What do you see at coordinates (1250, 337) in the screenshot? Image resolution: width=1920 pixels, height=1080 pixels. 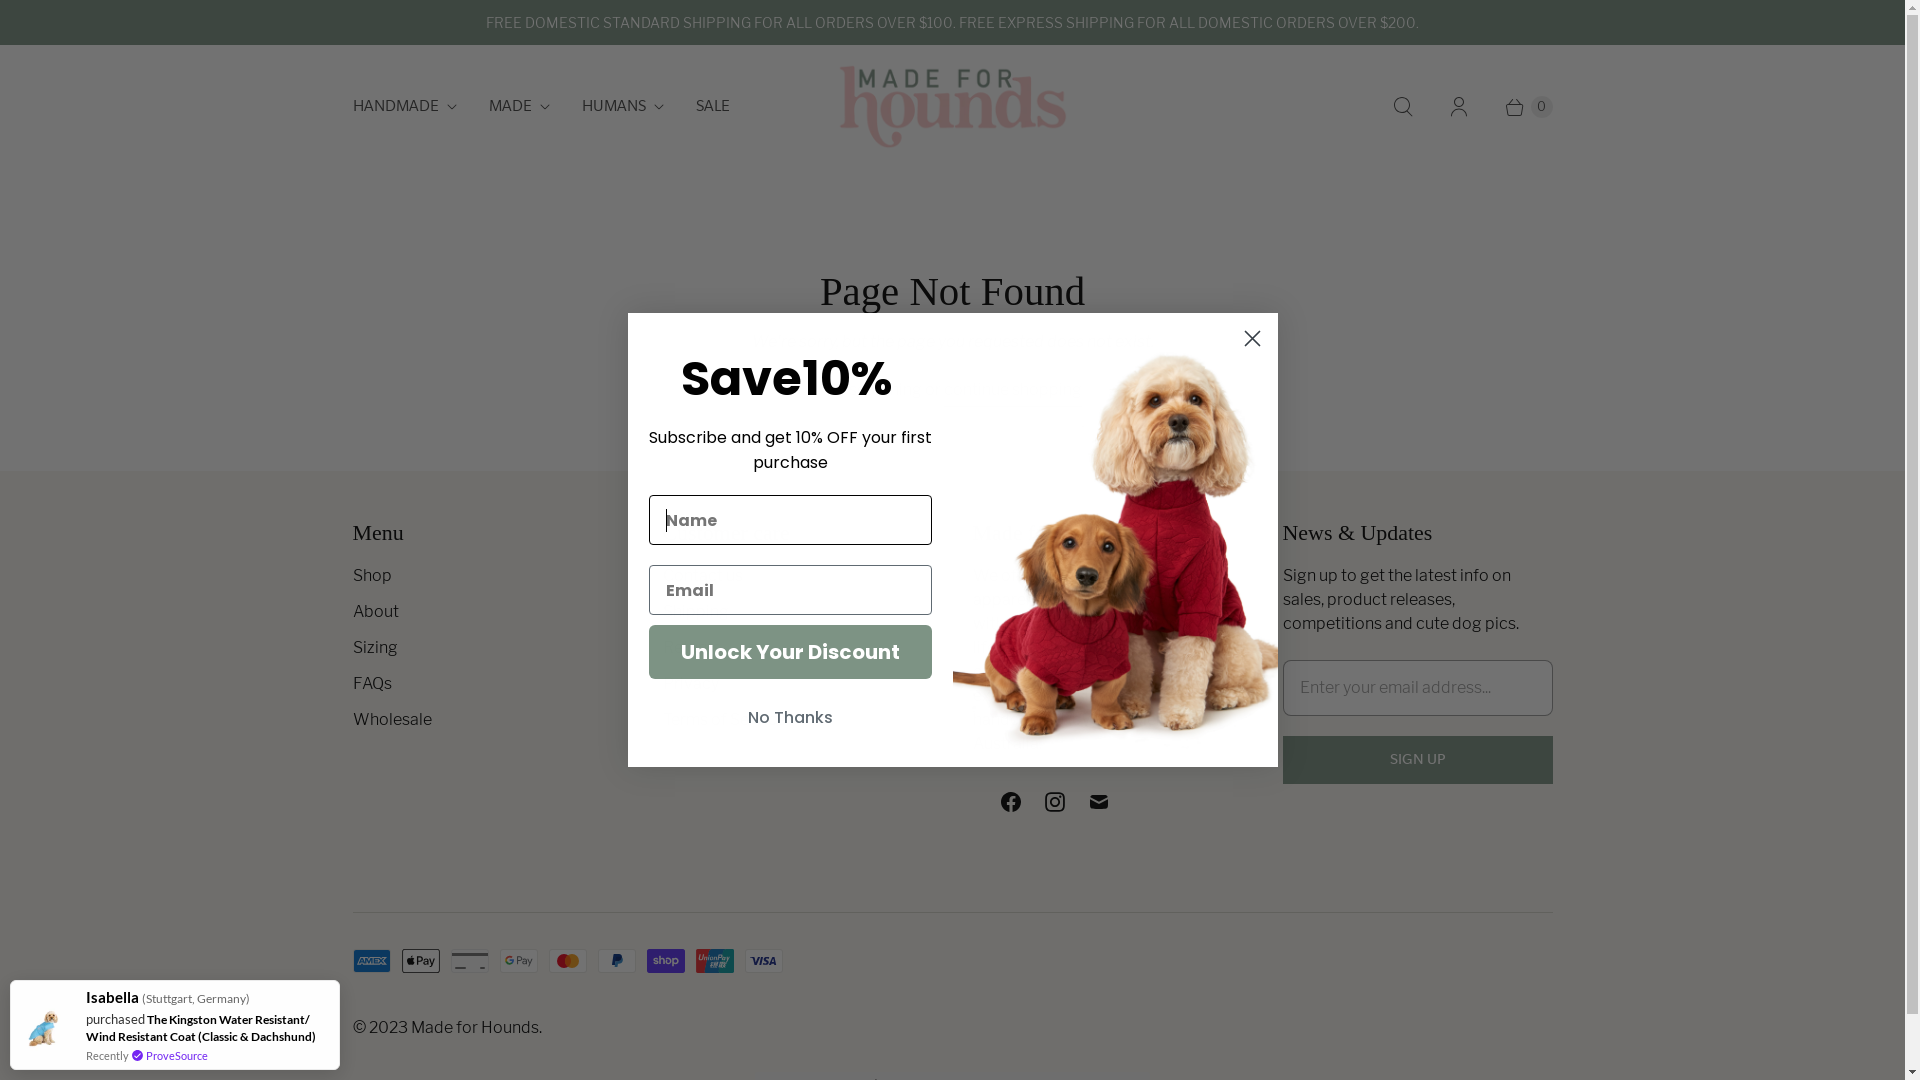 I see `'Close dialog 1'` at bounding box center [1250, 337].